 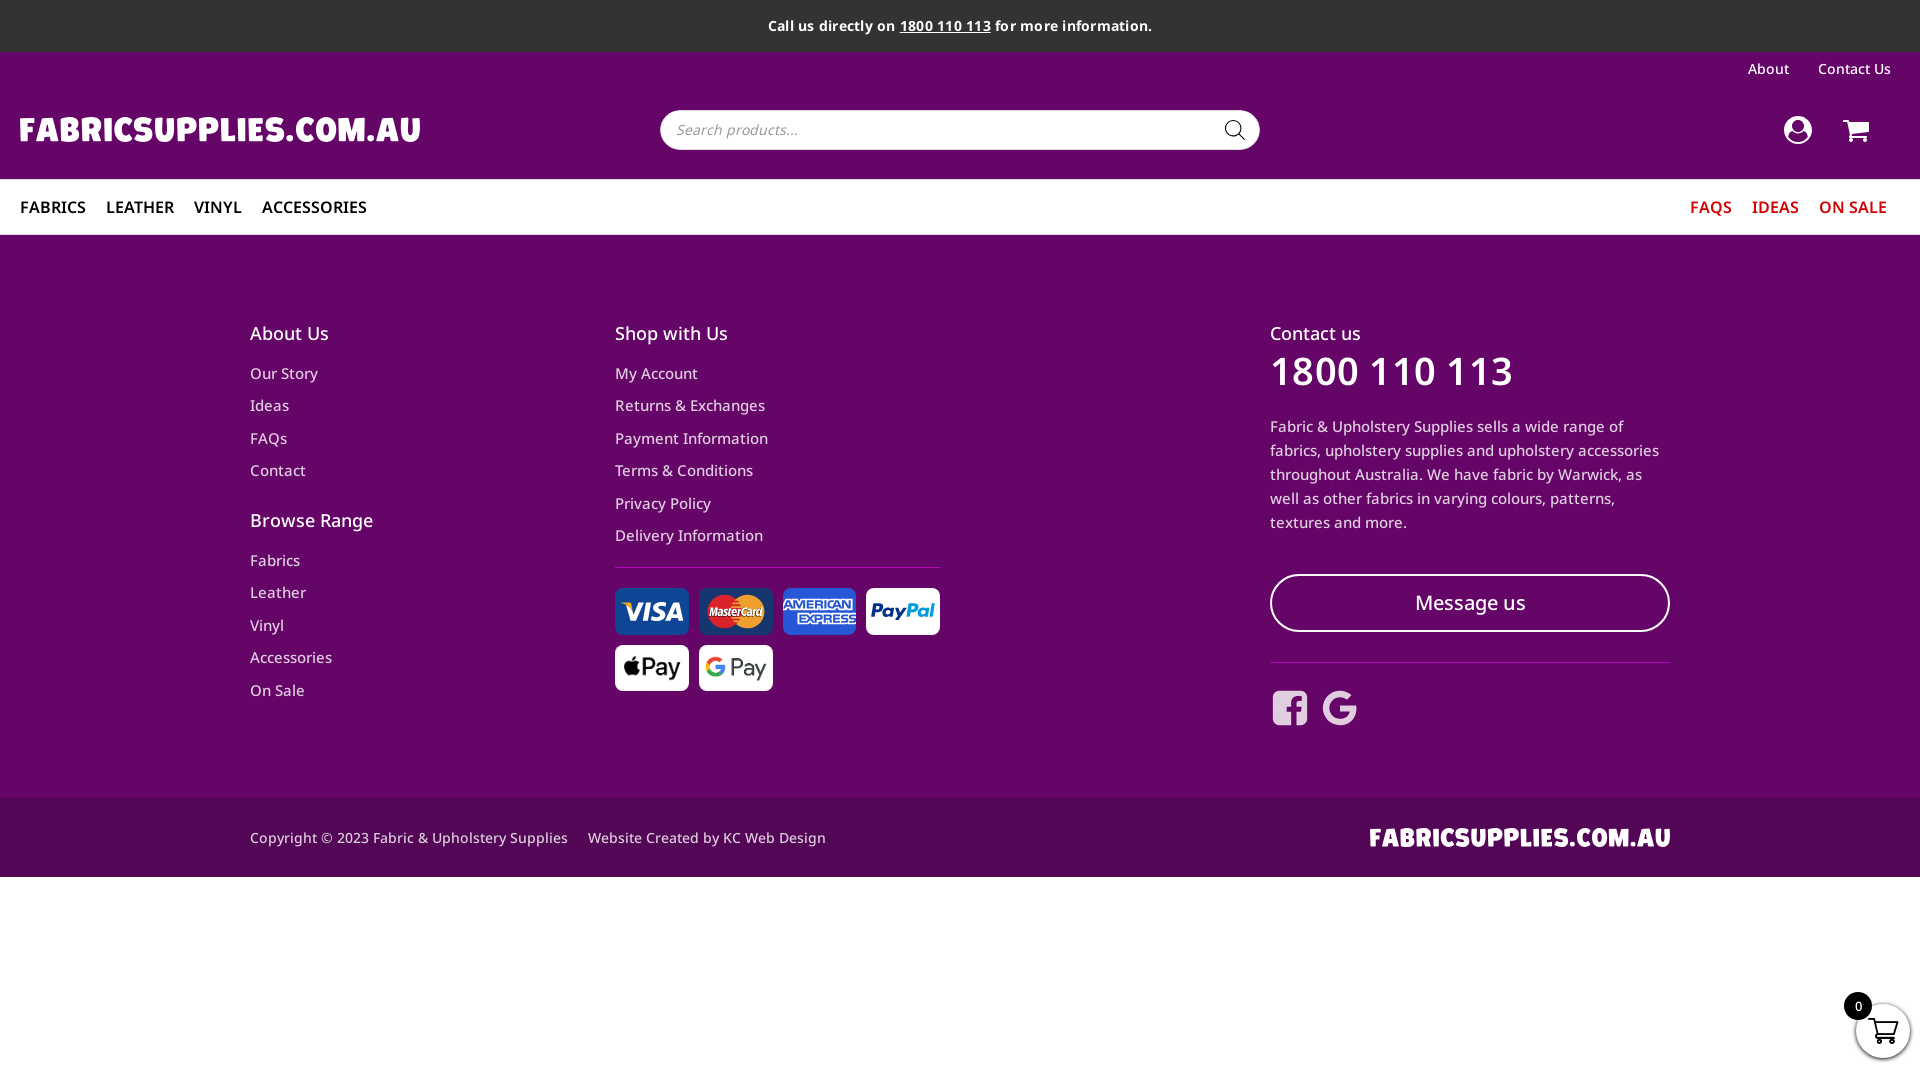 I want to click on 'VINYL', so click(x=193, y=207).